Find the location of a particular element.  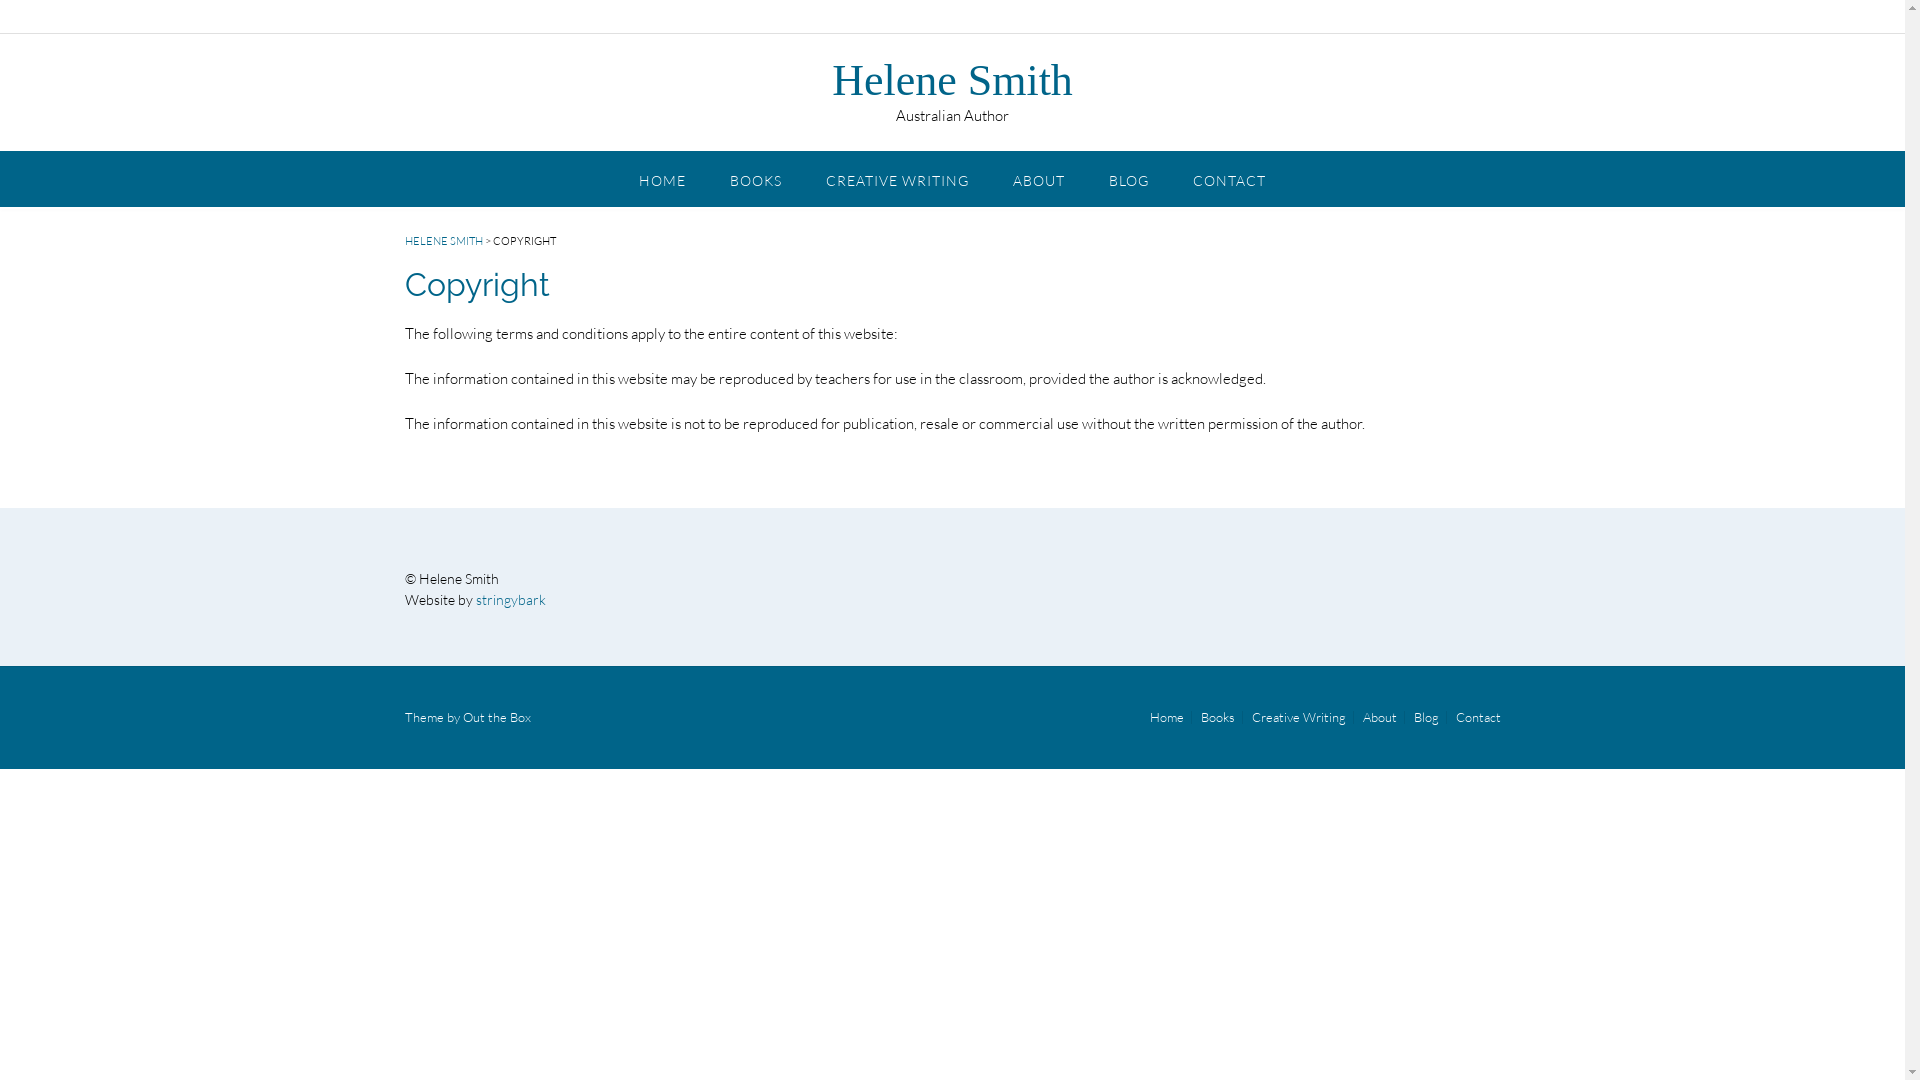

'Contact' is located at coordinates (1473, 716).